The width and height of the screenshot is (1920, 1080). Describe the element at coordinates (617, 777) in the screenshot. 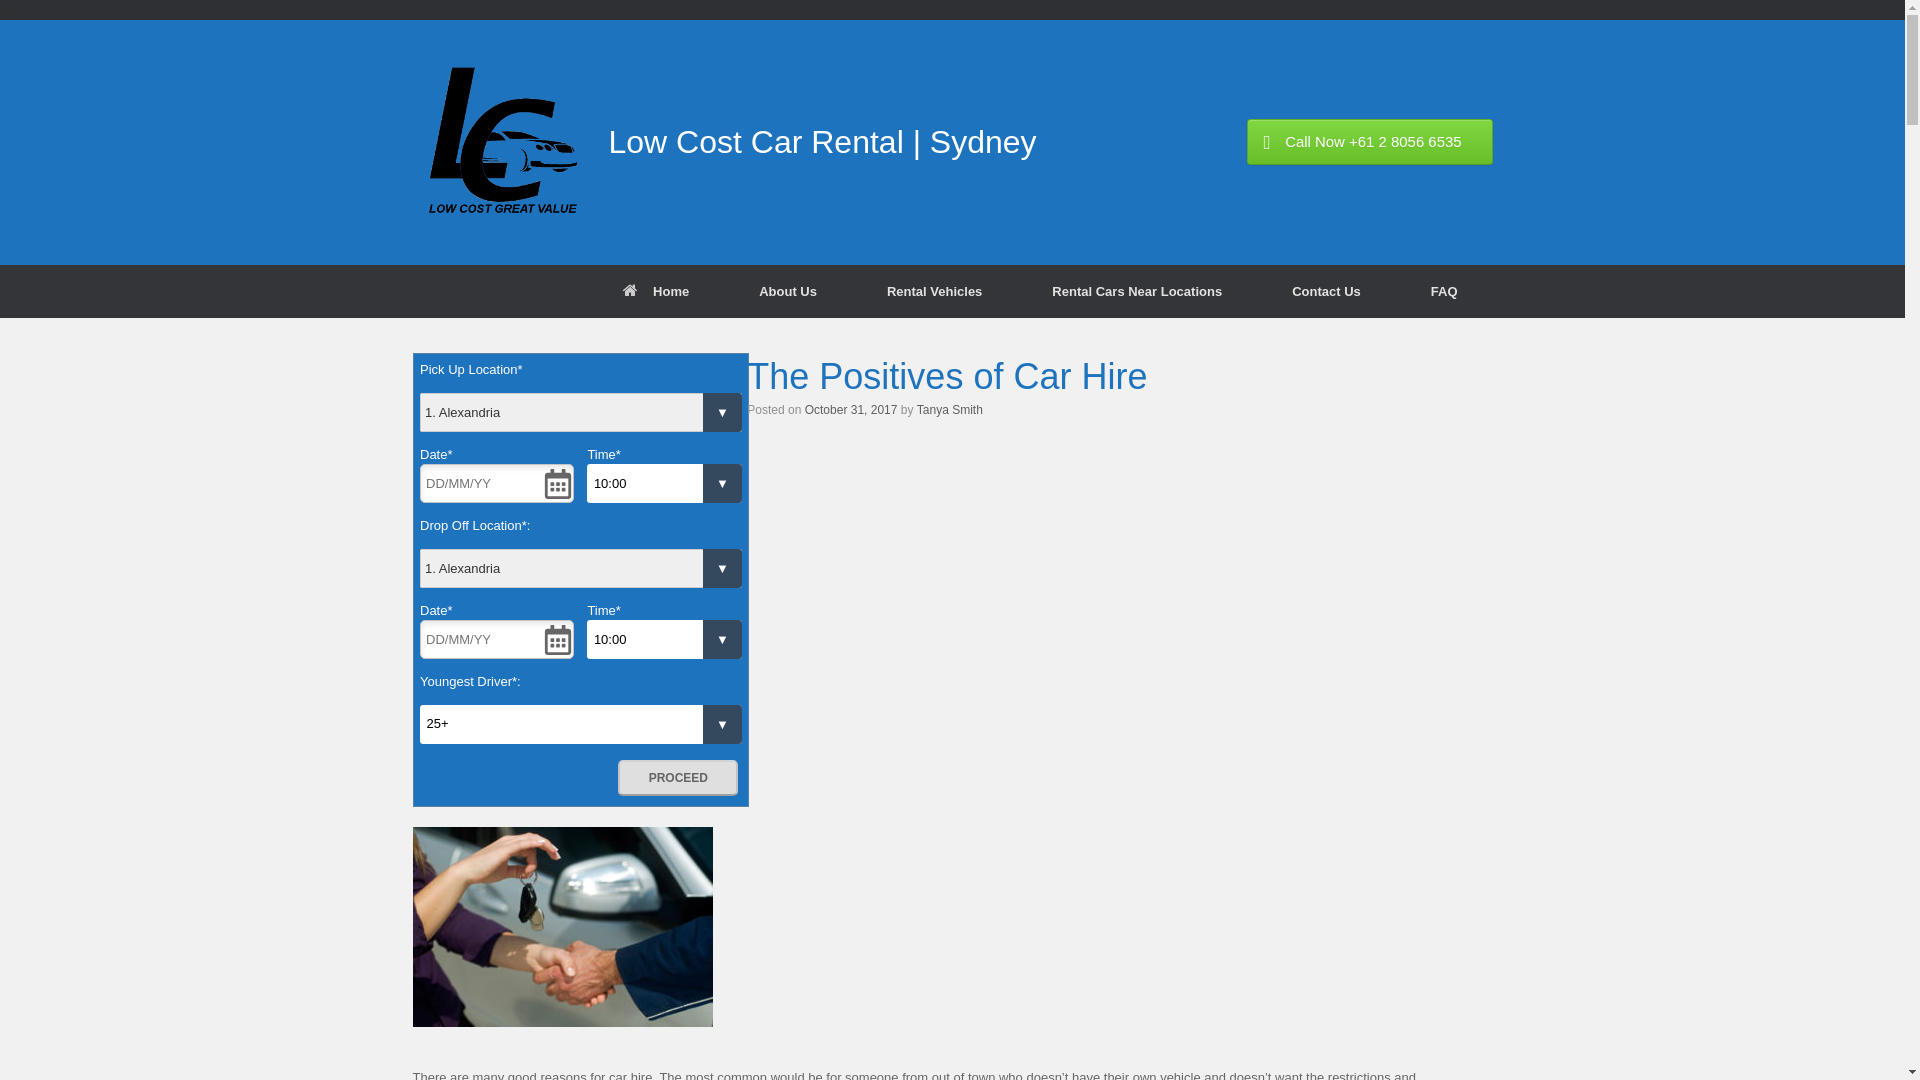

I see `'PROCEED'` at that location.